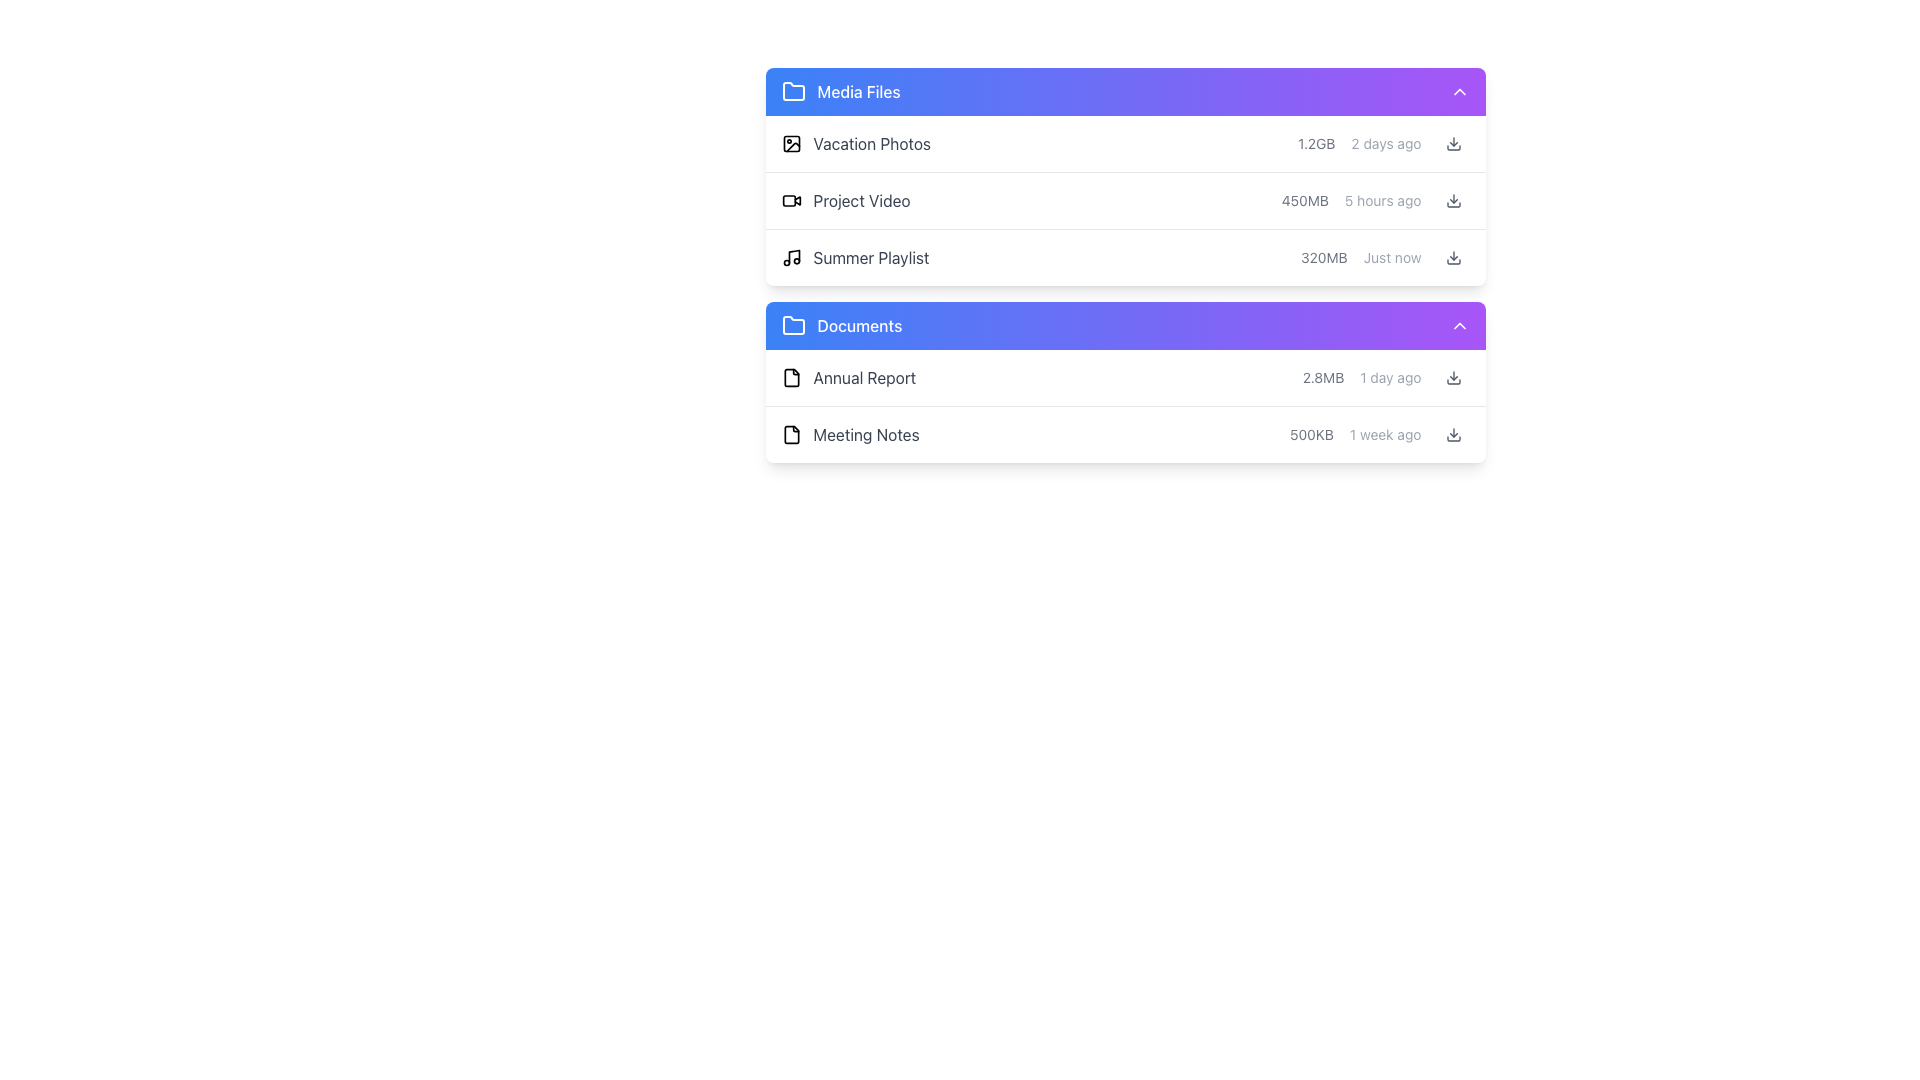  What do you see at coordinates (1385, 378) in the screenshot?
I see `the informational text displaying '2.8MB' and '1 day ago', located to the right of the 'Annual Report' item in the documents list` at bounding box center [1385, 378].